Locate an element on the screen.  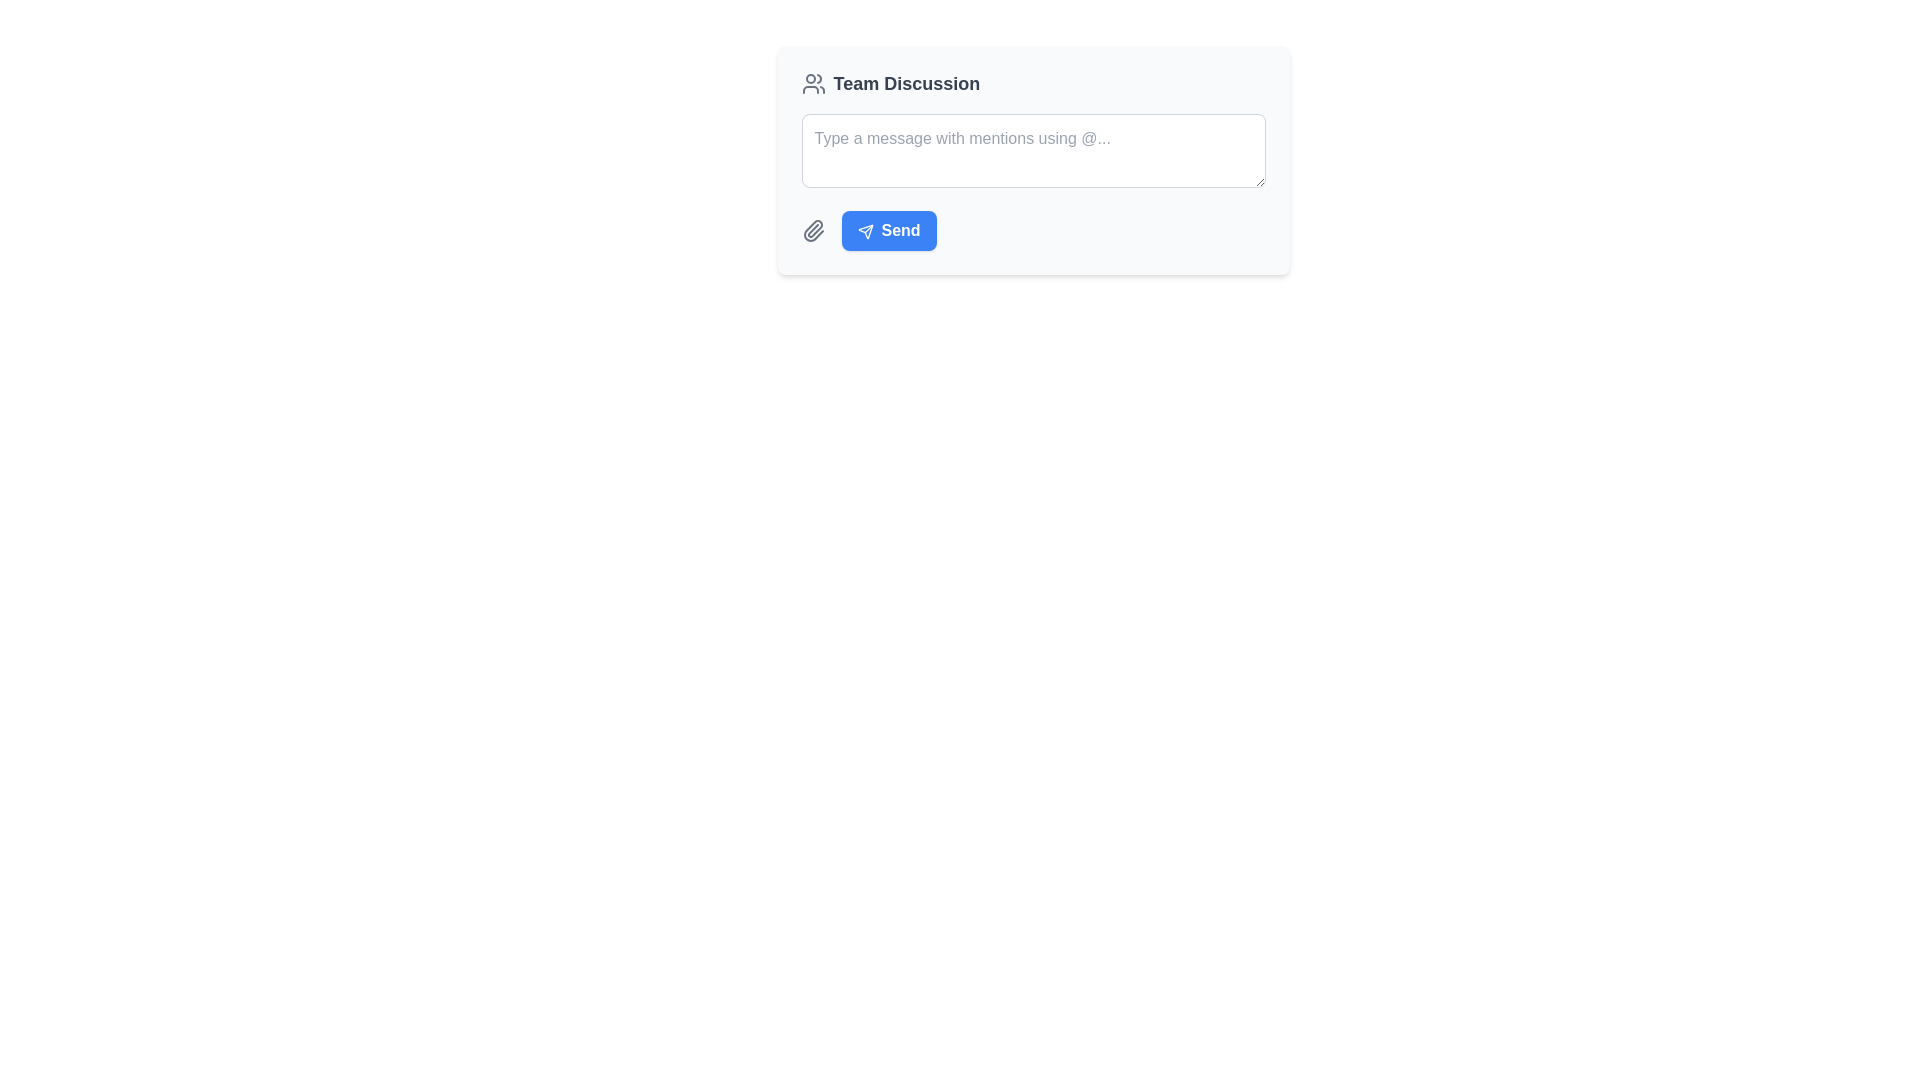
the thin triangular abstract send icon located at the bottom-right corner of the messaging section is located at coordinates (865, 230).